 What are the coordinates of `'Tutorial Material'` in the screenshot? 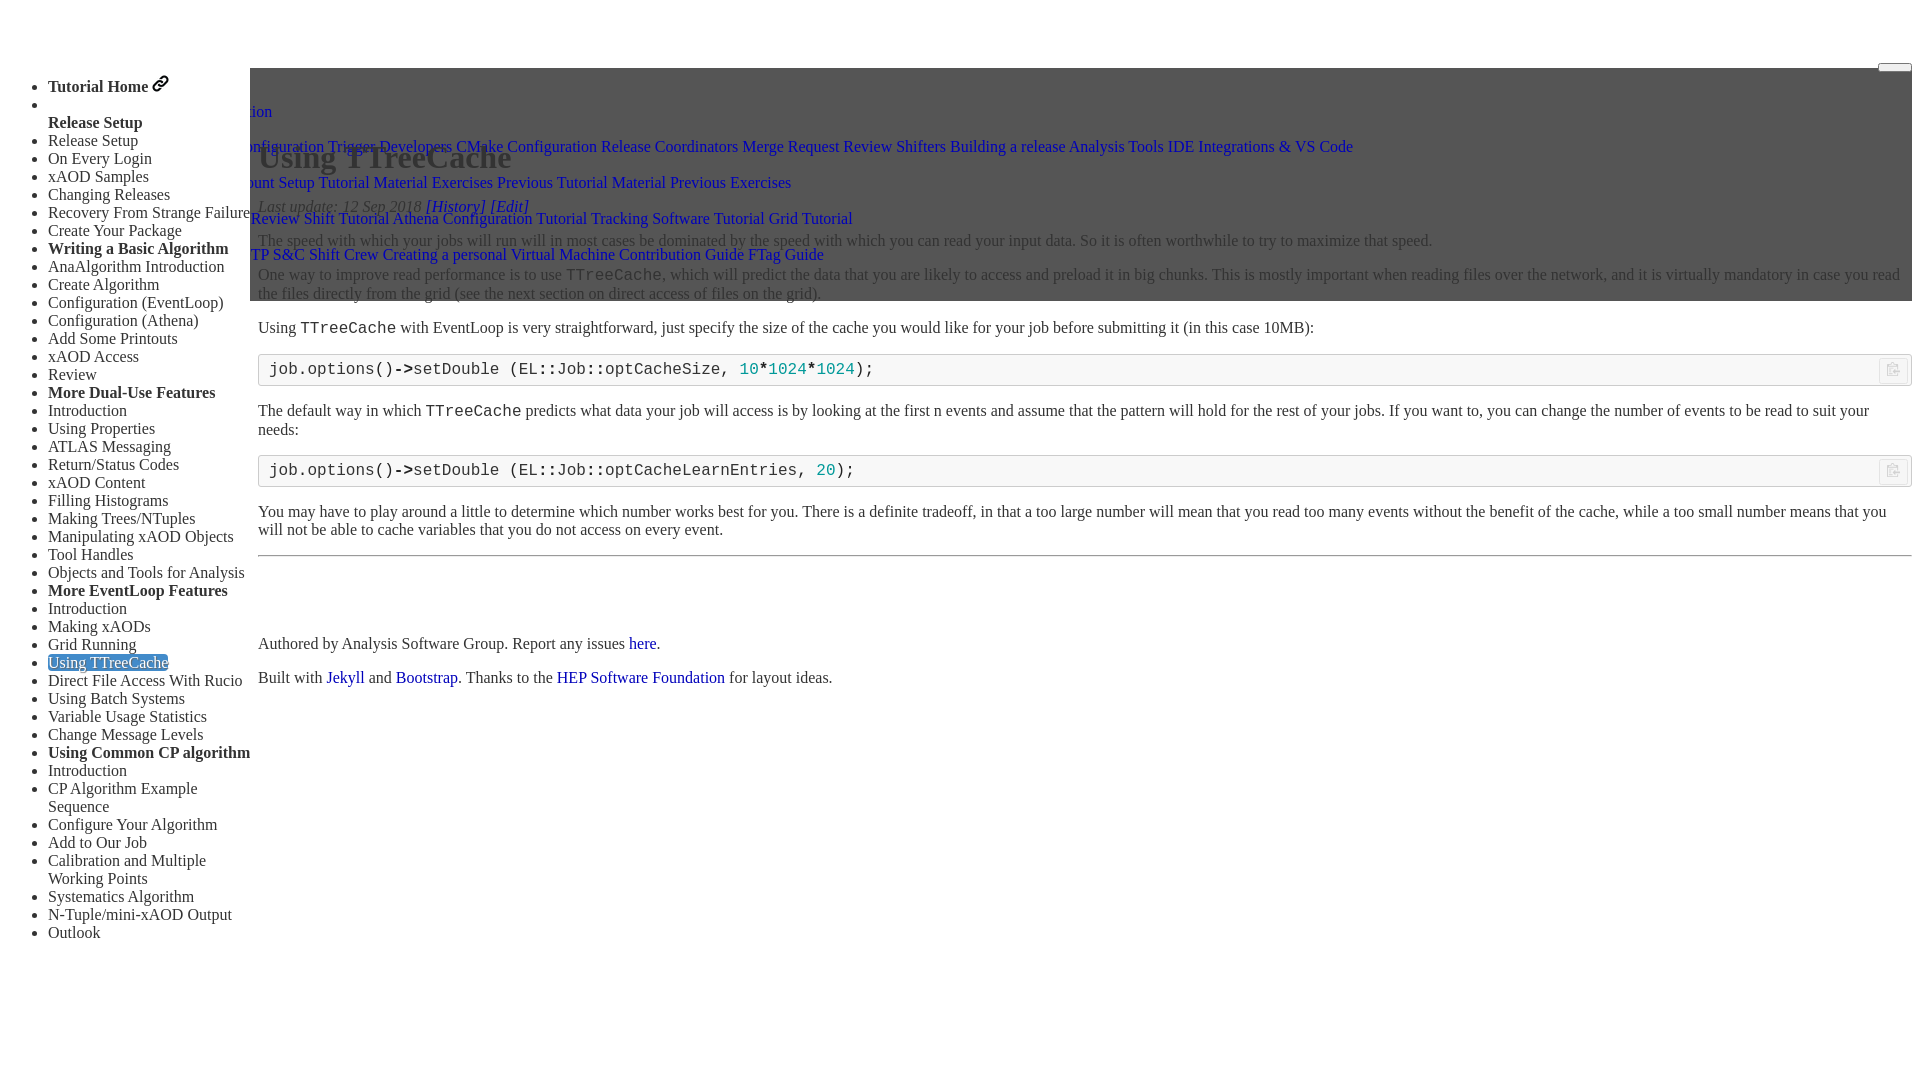 It's located at (317, 182).